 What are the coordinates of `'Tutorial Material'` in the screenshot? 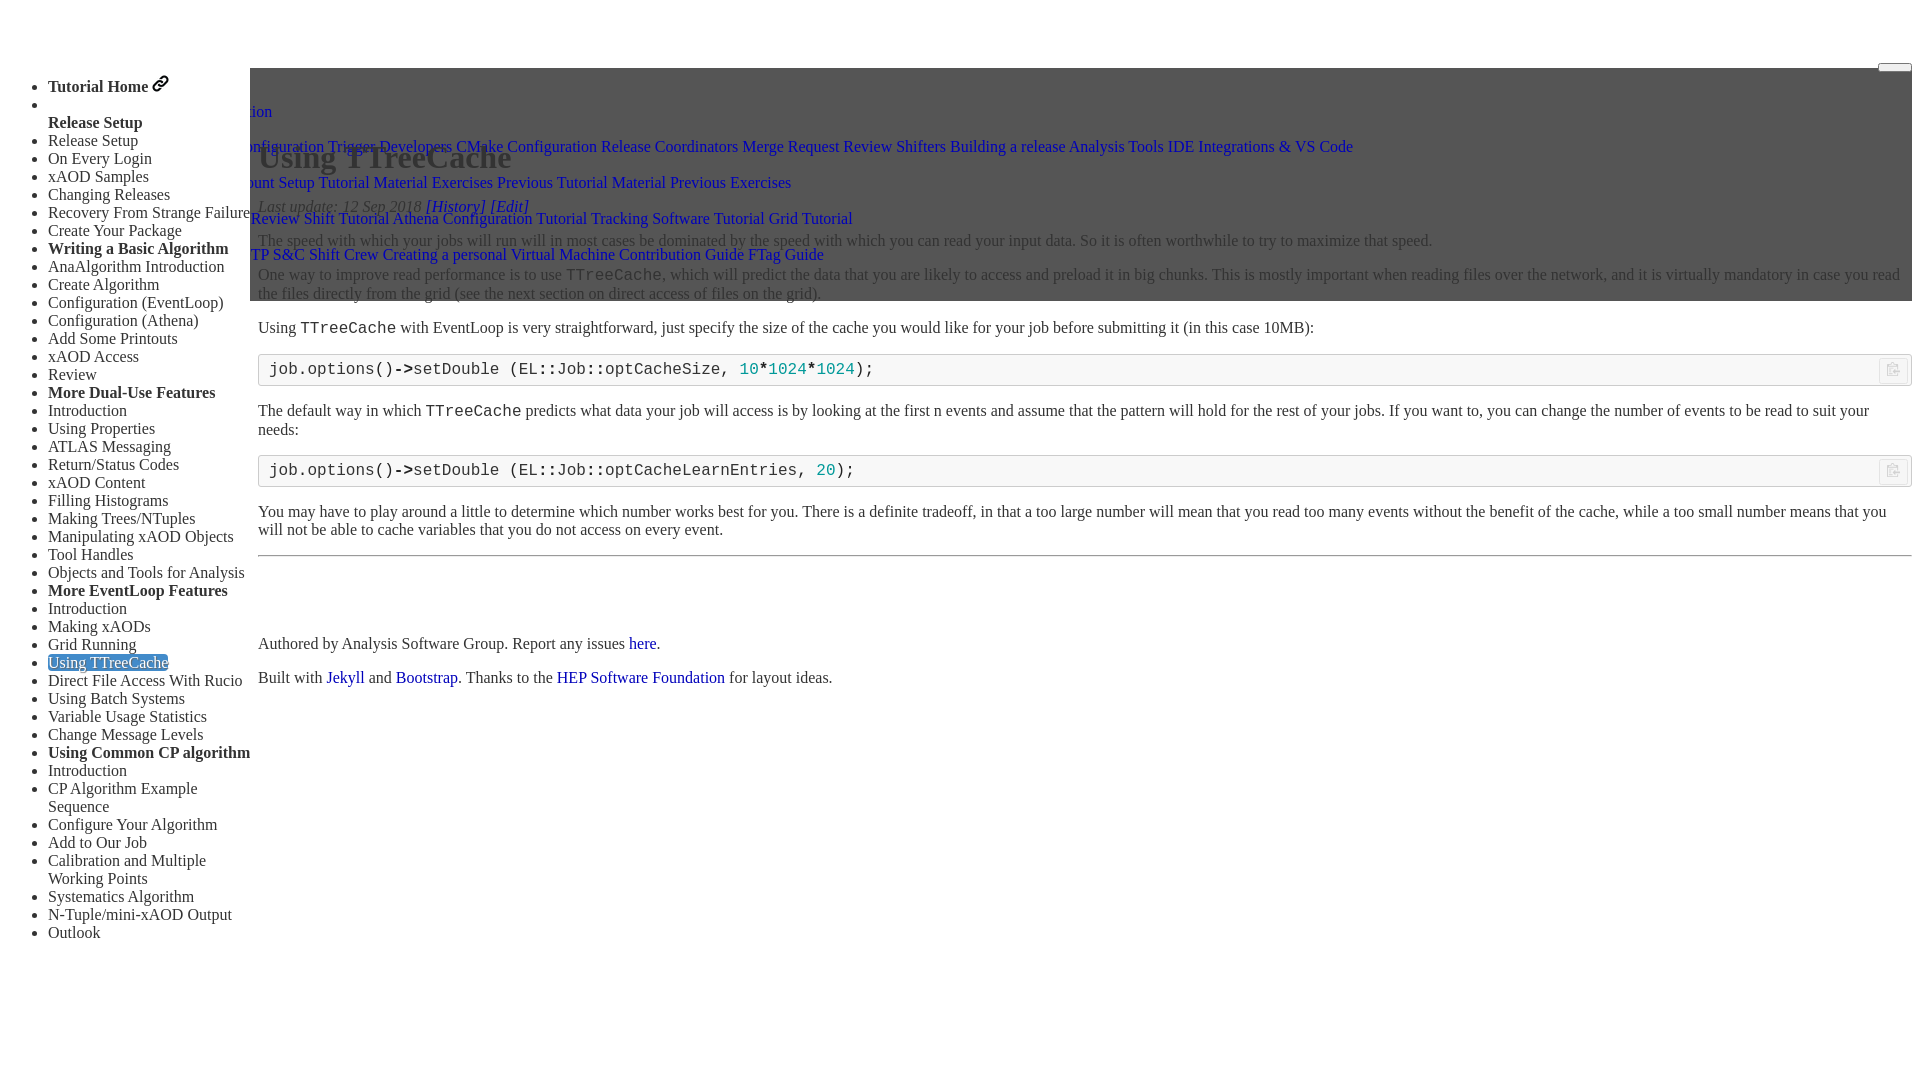 It's located at (317, 182).